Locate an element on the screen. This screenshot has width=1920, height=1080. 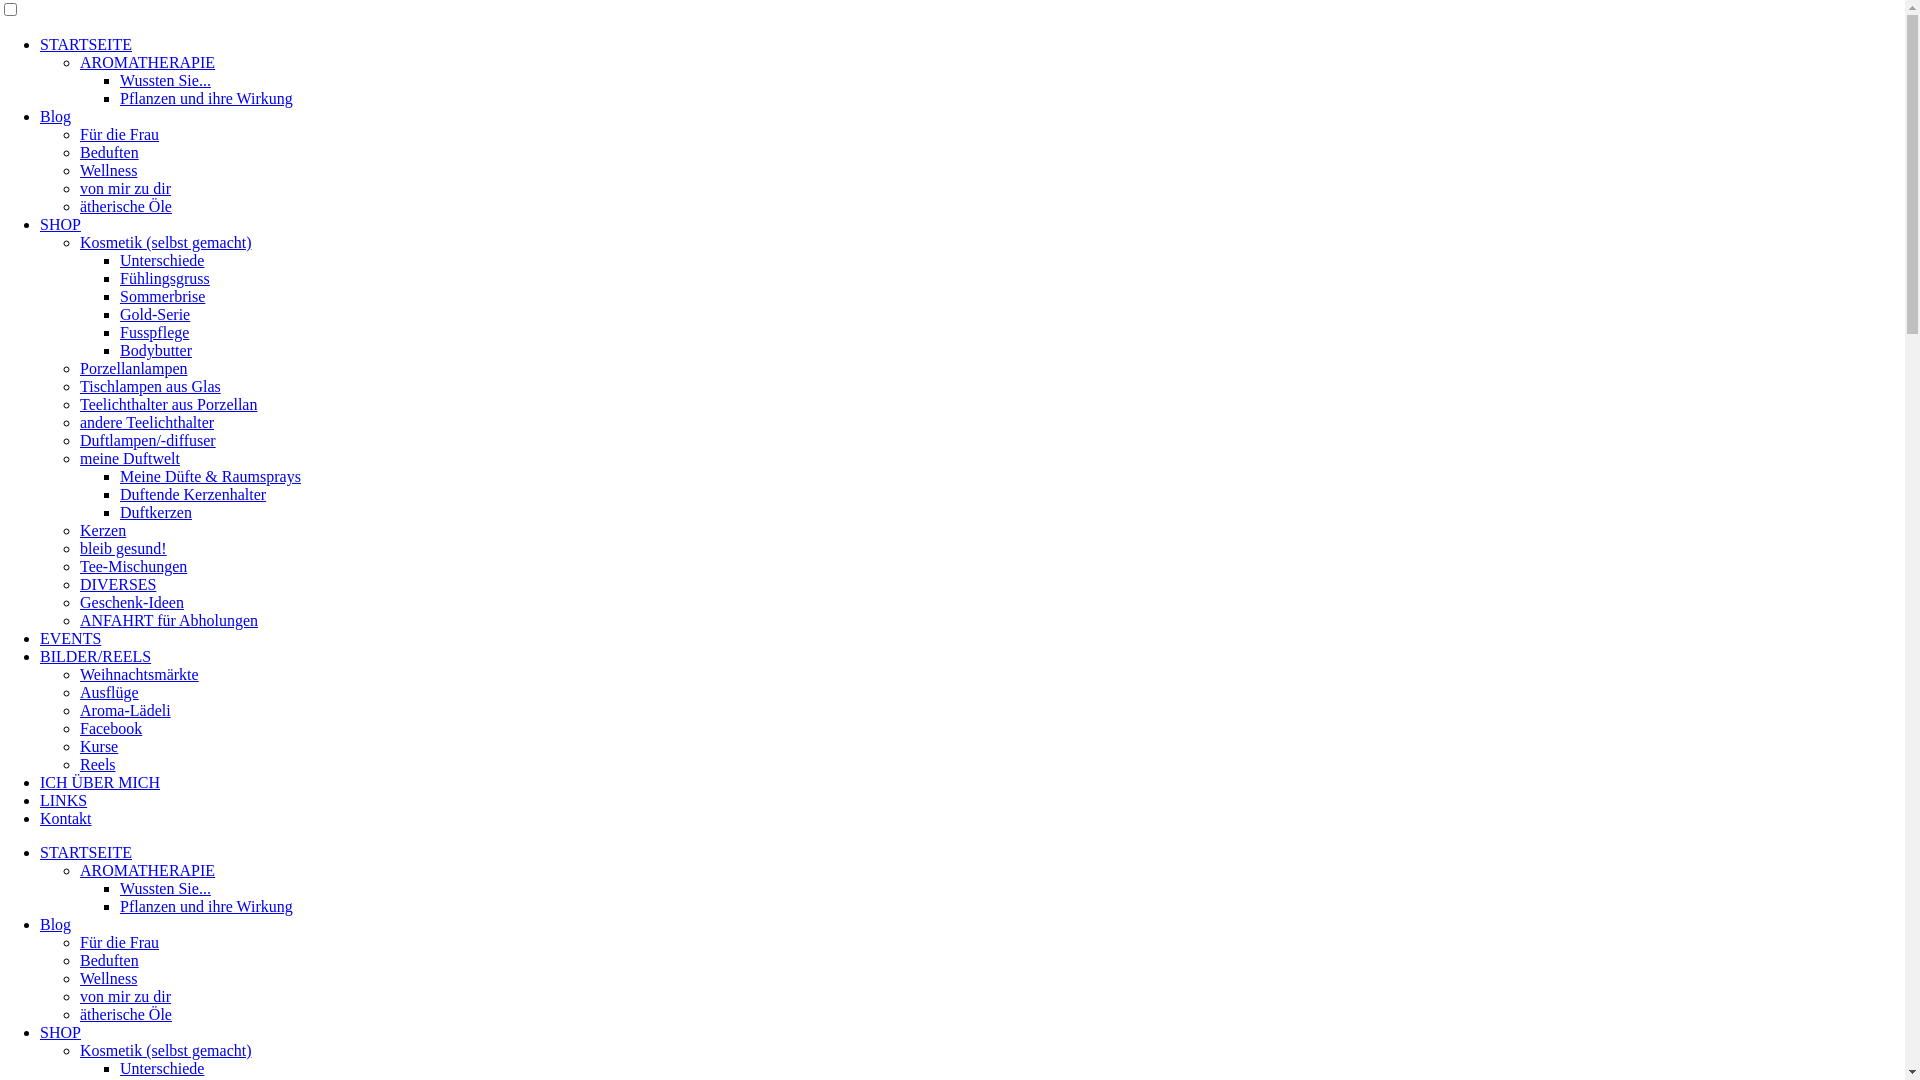
'Wussten Sie...' is located at coordinates (165, 887).